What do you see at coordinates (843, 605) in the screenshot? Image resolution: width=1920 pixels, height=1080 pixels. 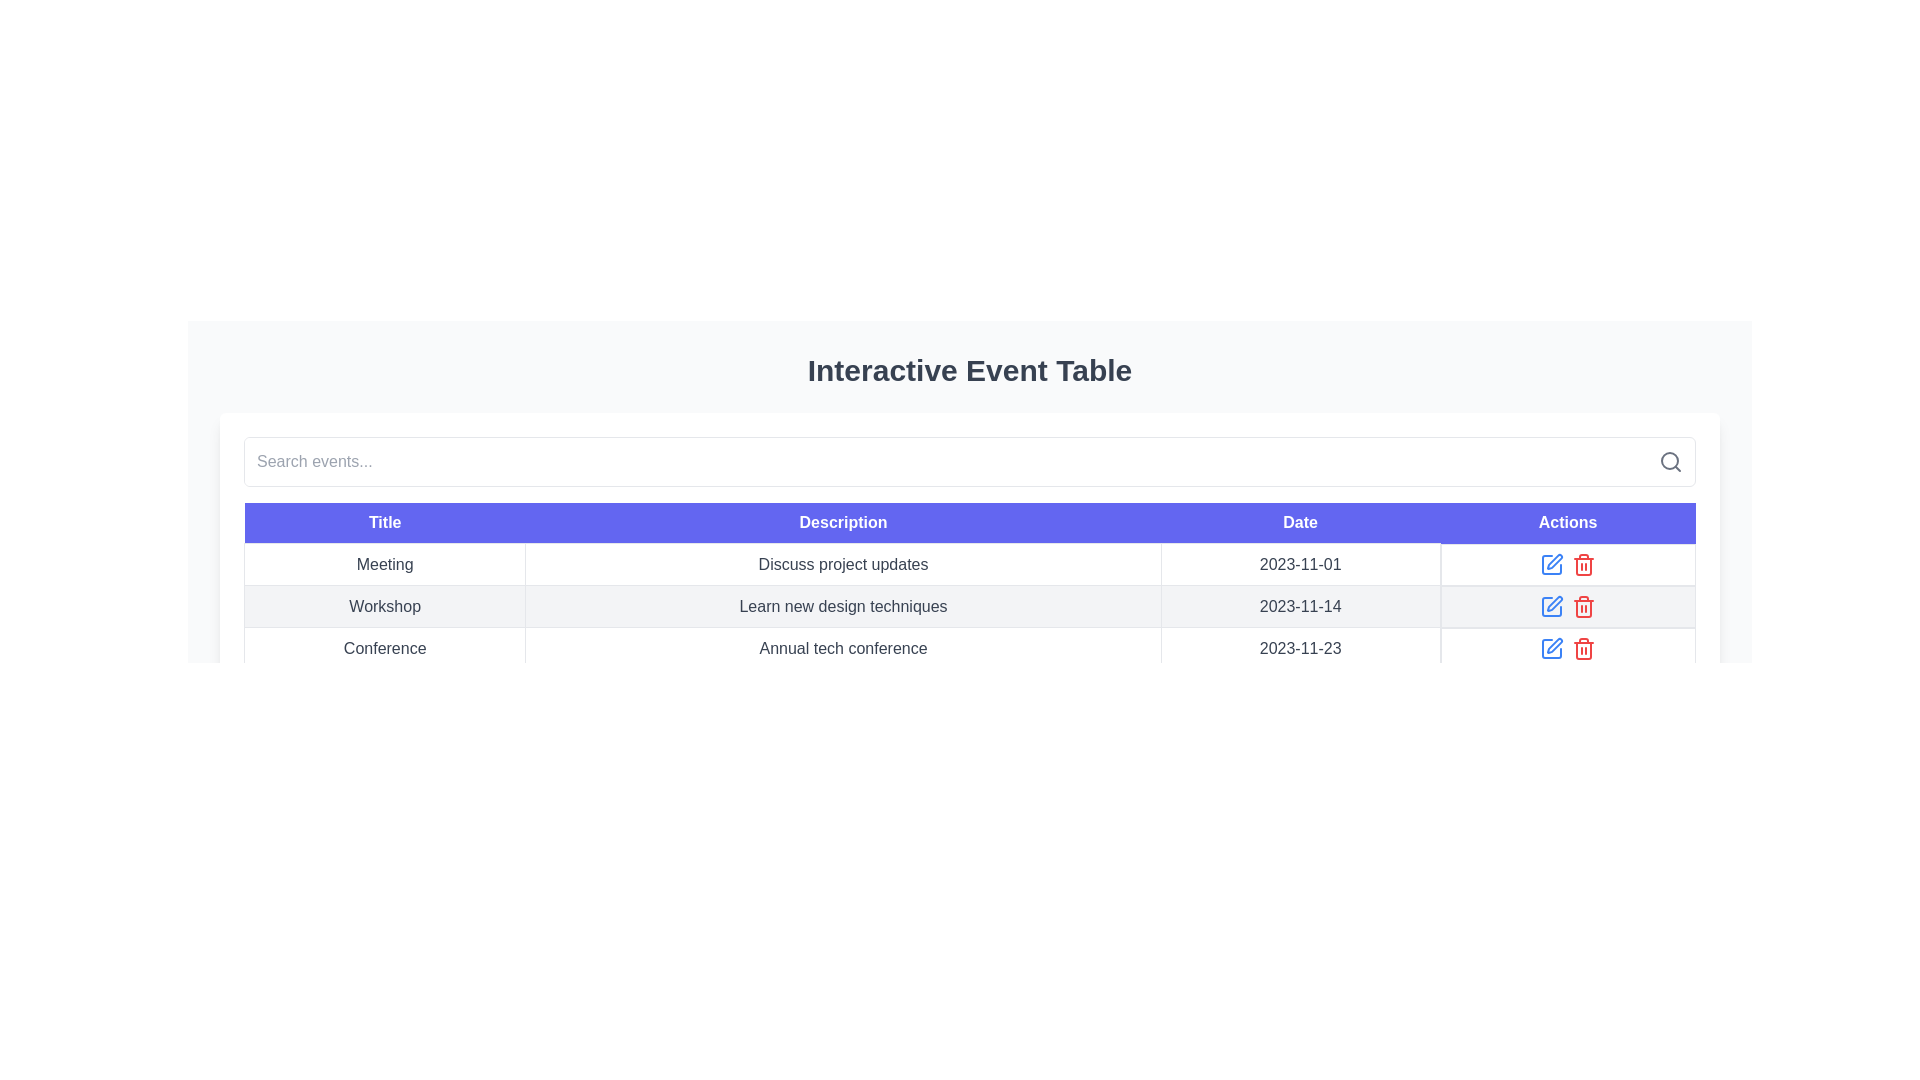 I see `the text label element that states 'Learn new design techniques', located in the second item of the 'Description' column adjacent to the 'Workshop' title` at bounding box center [843, 605].